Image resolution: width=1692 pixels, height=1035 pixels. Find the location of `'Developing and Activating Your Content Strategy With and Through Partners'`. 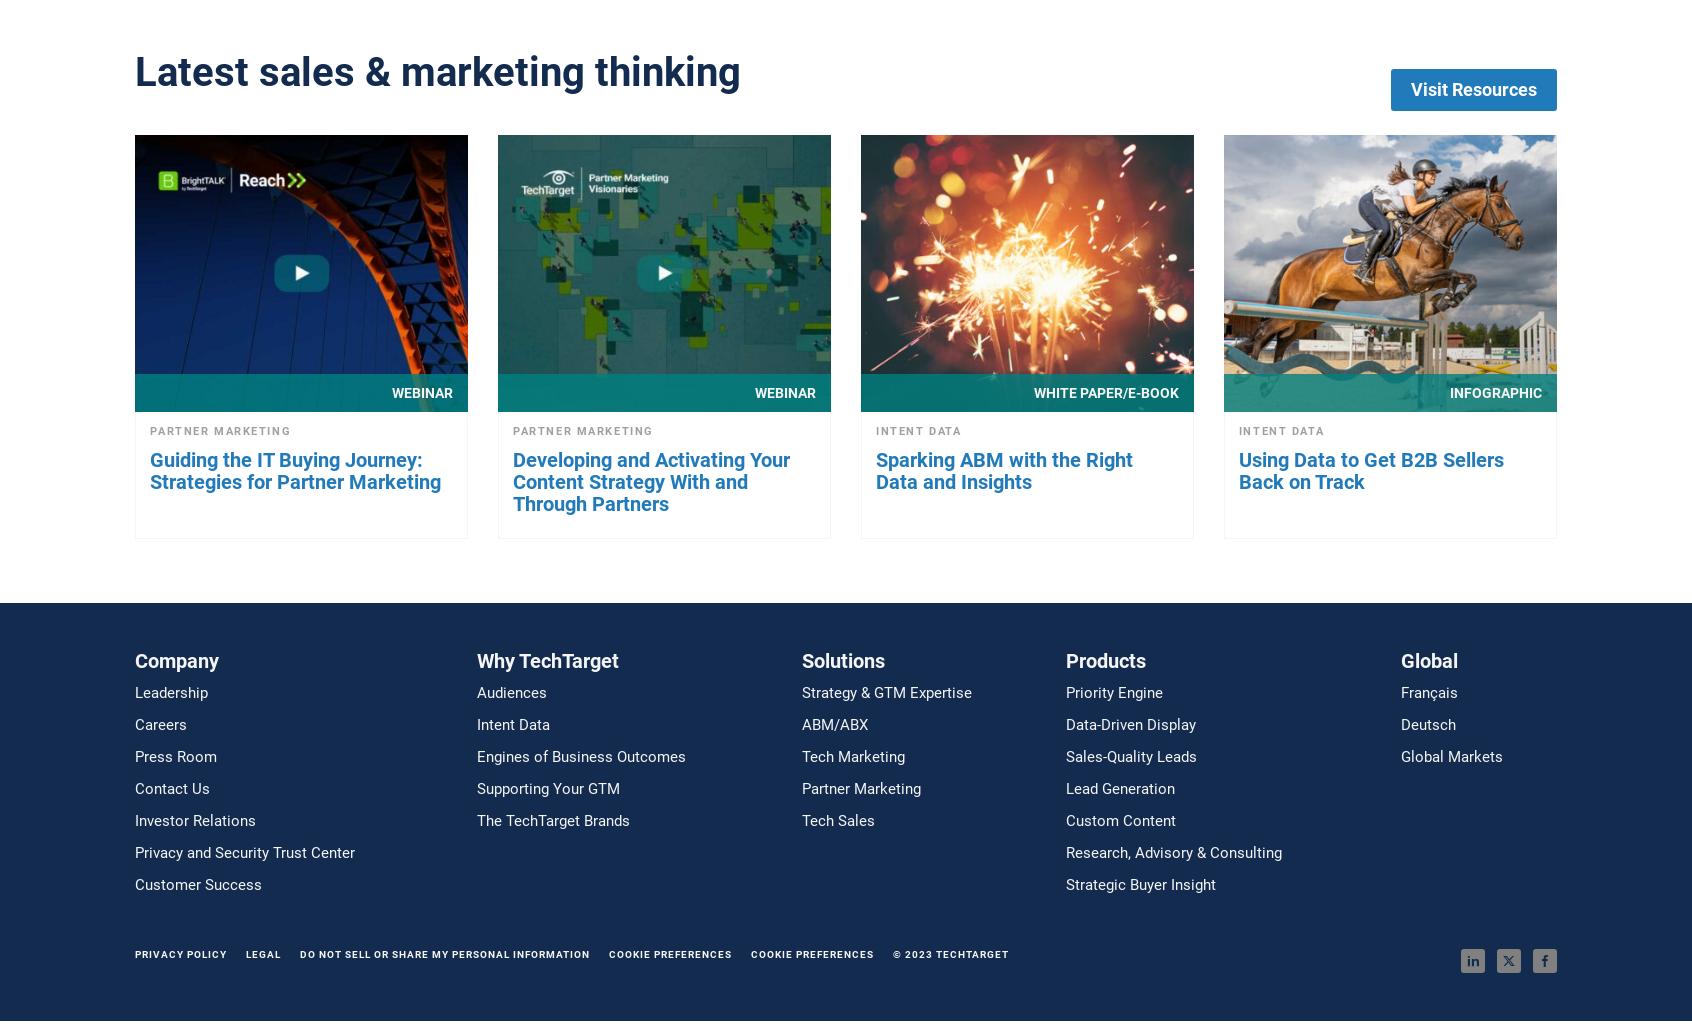

'Developing and Activating Your Content Strategy With and Through Partners' is located at coordinates (651, 480).